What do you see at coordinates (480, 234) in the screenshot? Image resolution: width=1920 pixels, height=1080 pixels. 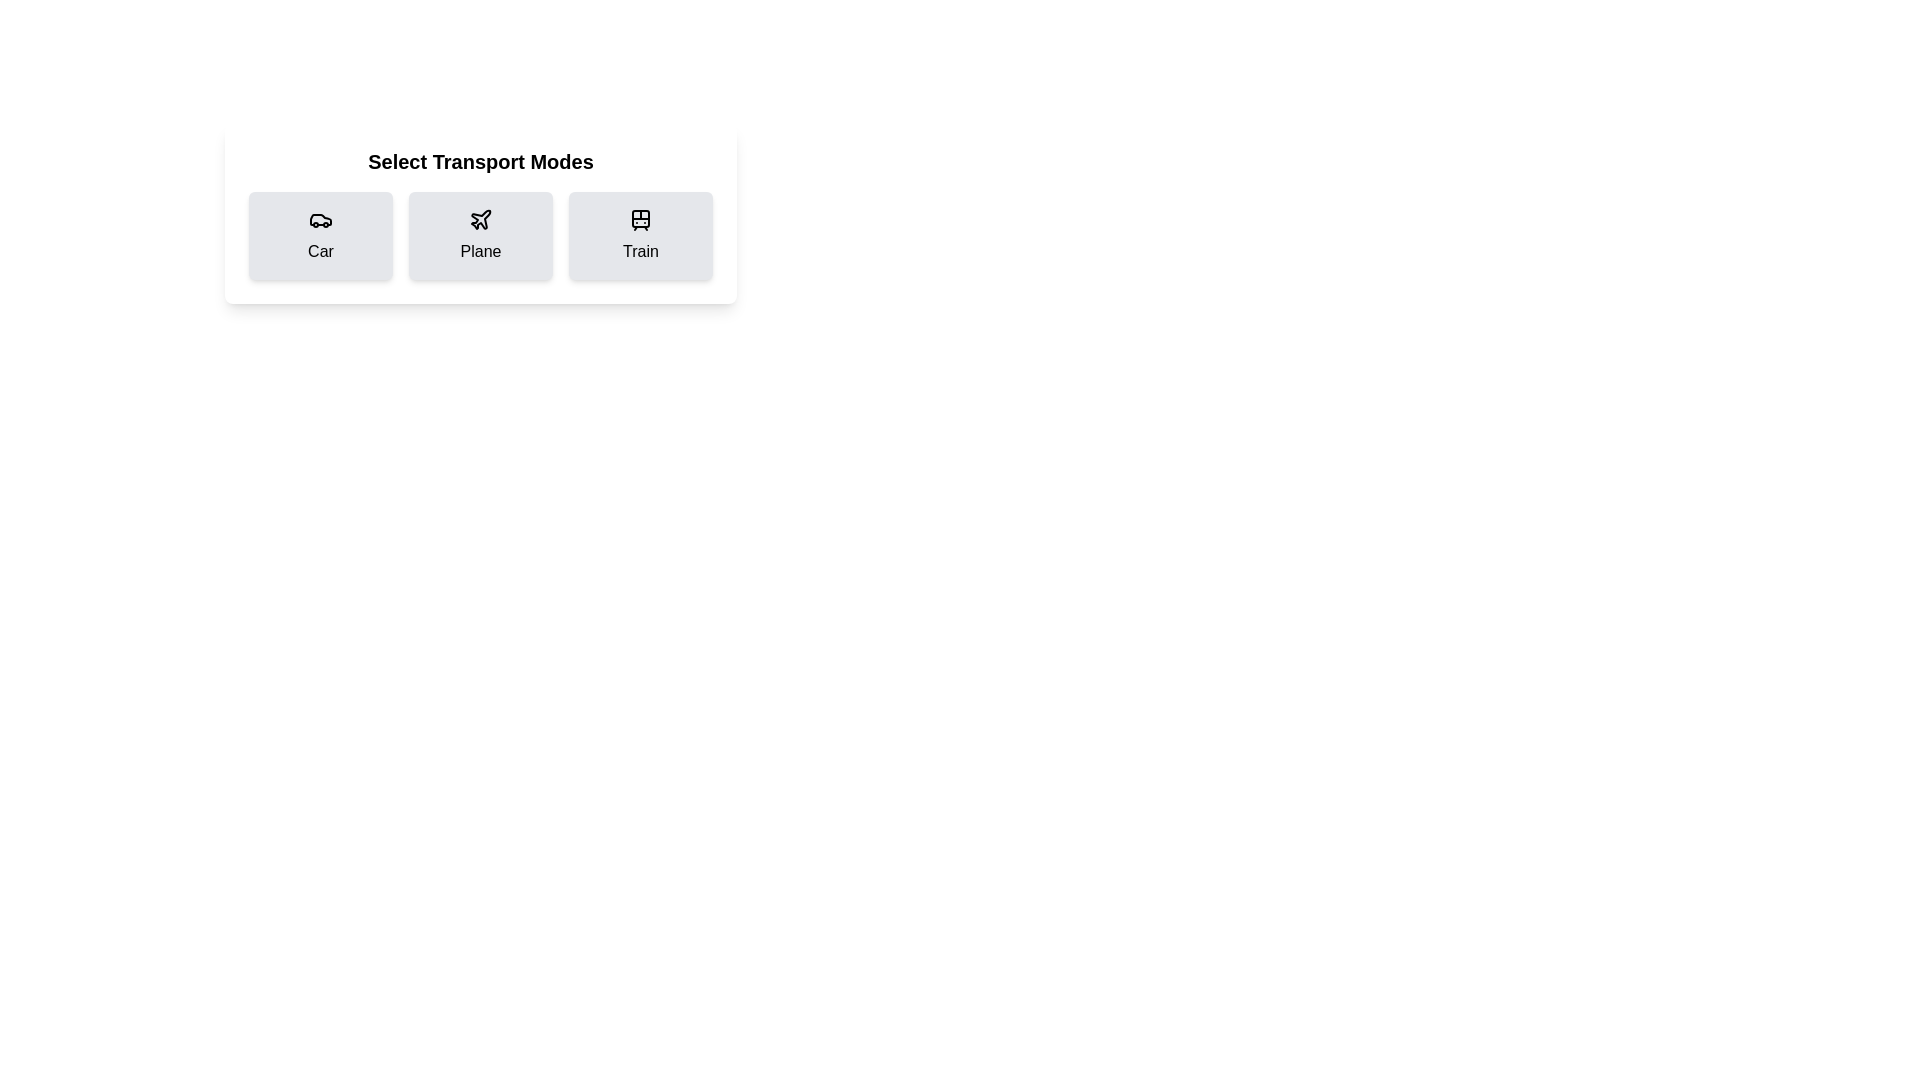 I see `the Plane card to observe the hover effect` at bounding box center [480, 234].